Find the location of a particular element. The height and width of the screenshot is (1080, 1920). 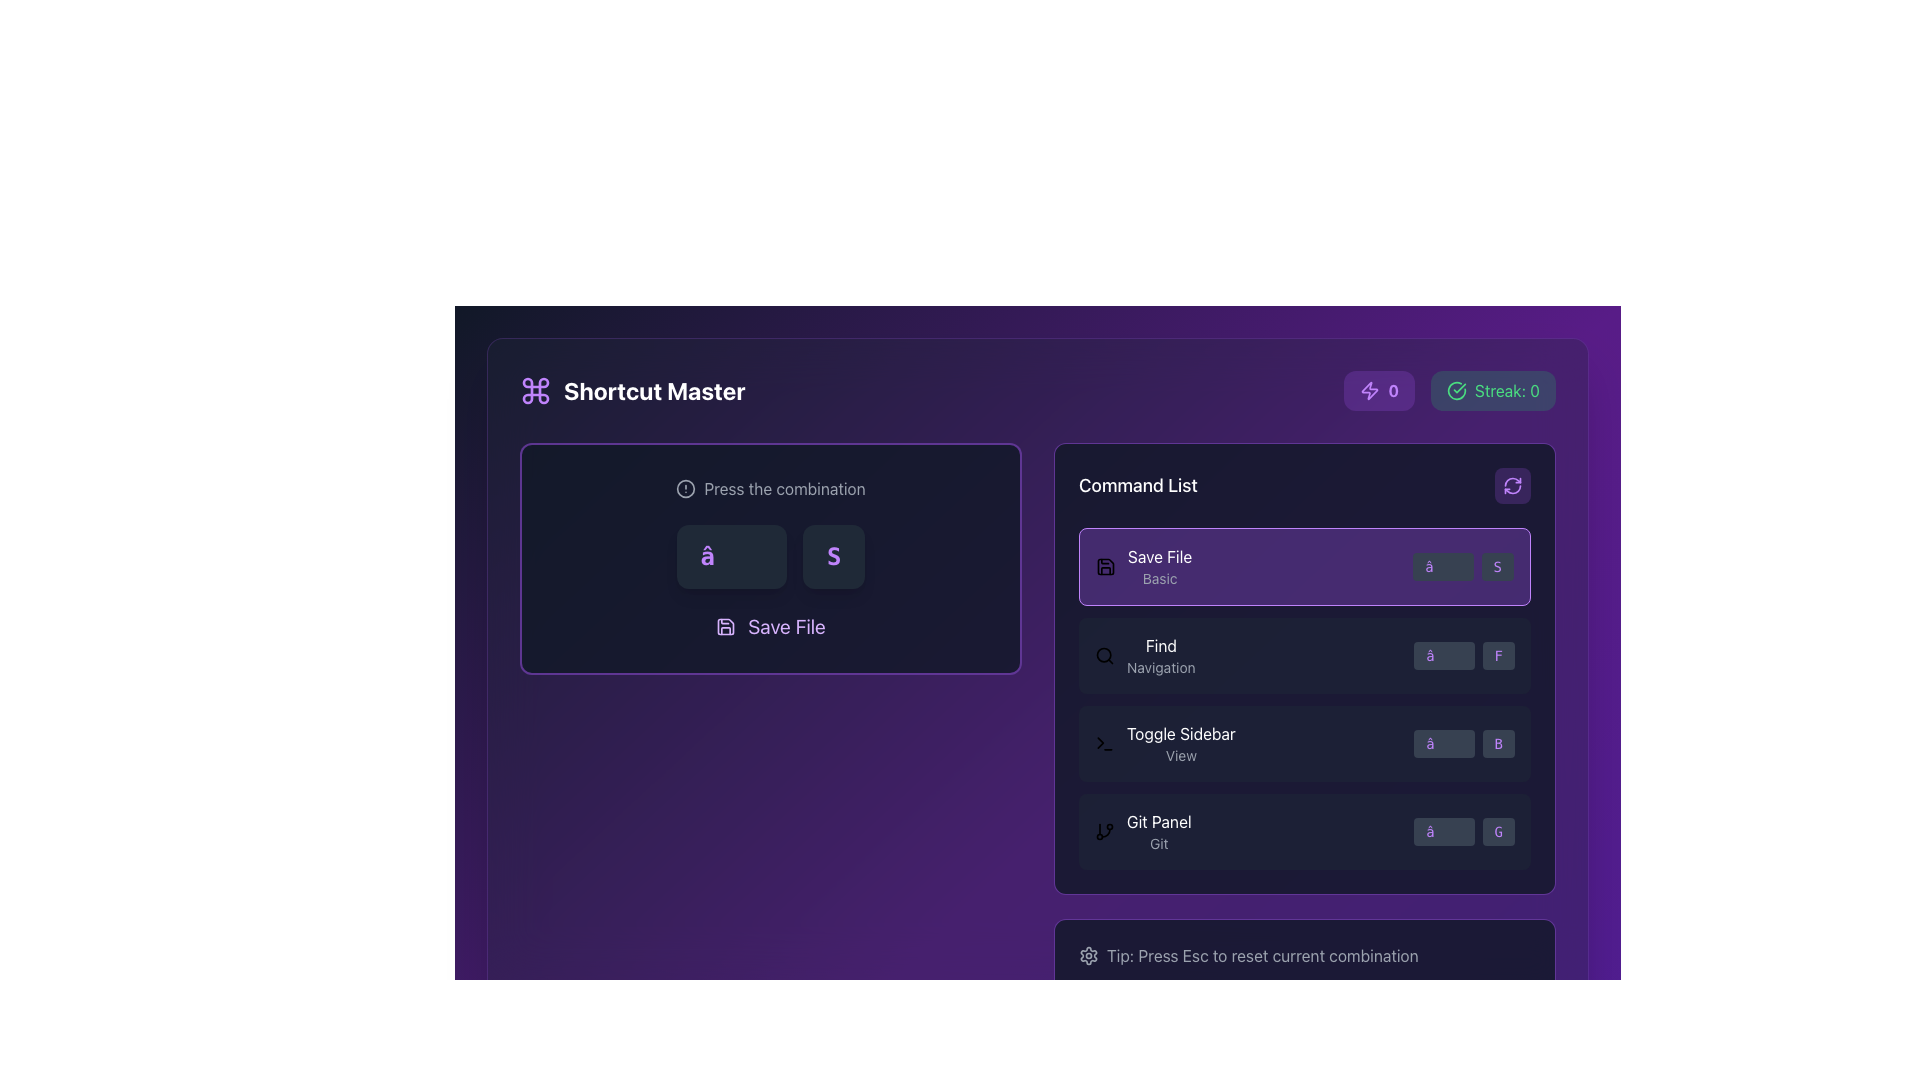

the Interactive Label with Icon representing the 'Git Panel' option located in the fourth row of the 'Command List' section on the right-hand side of the interface is located at coordinates (1143, 832).